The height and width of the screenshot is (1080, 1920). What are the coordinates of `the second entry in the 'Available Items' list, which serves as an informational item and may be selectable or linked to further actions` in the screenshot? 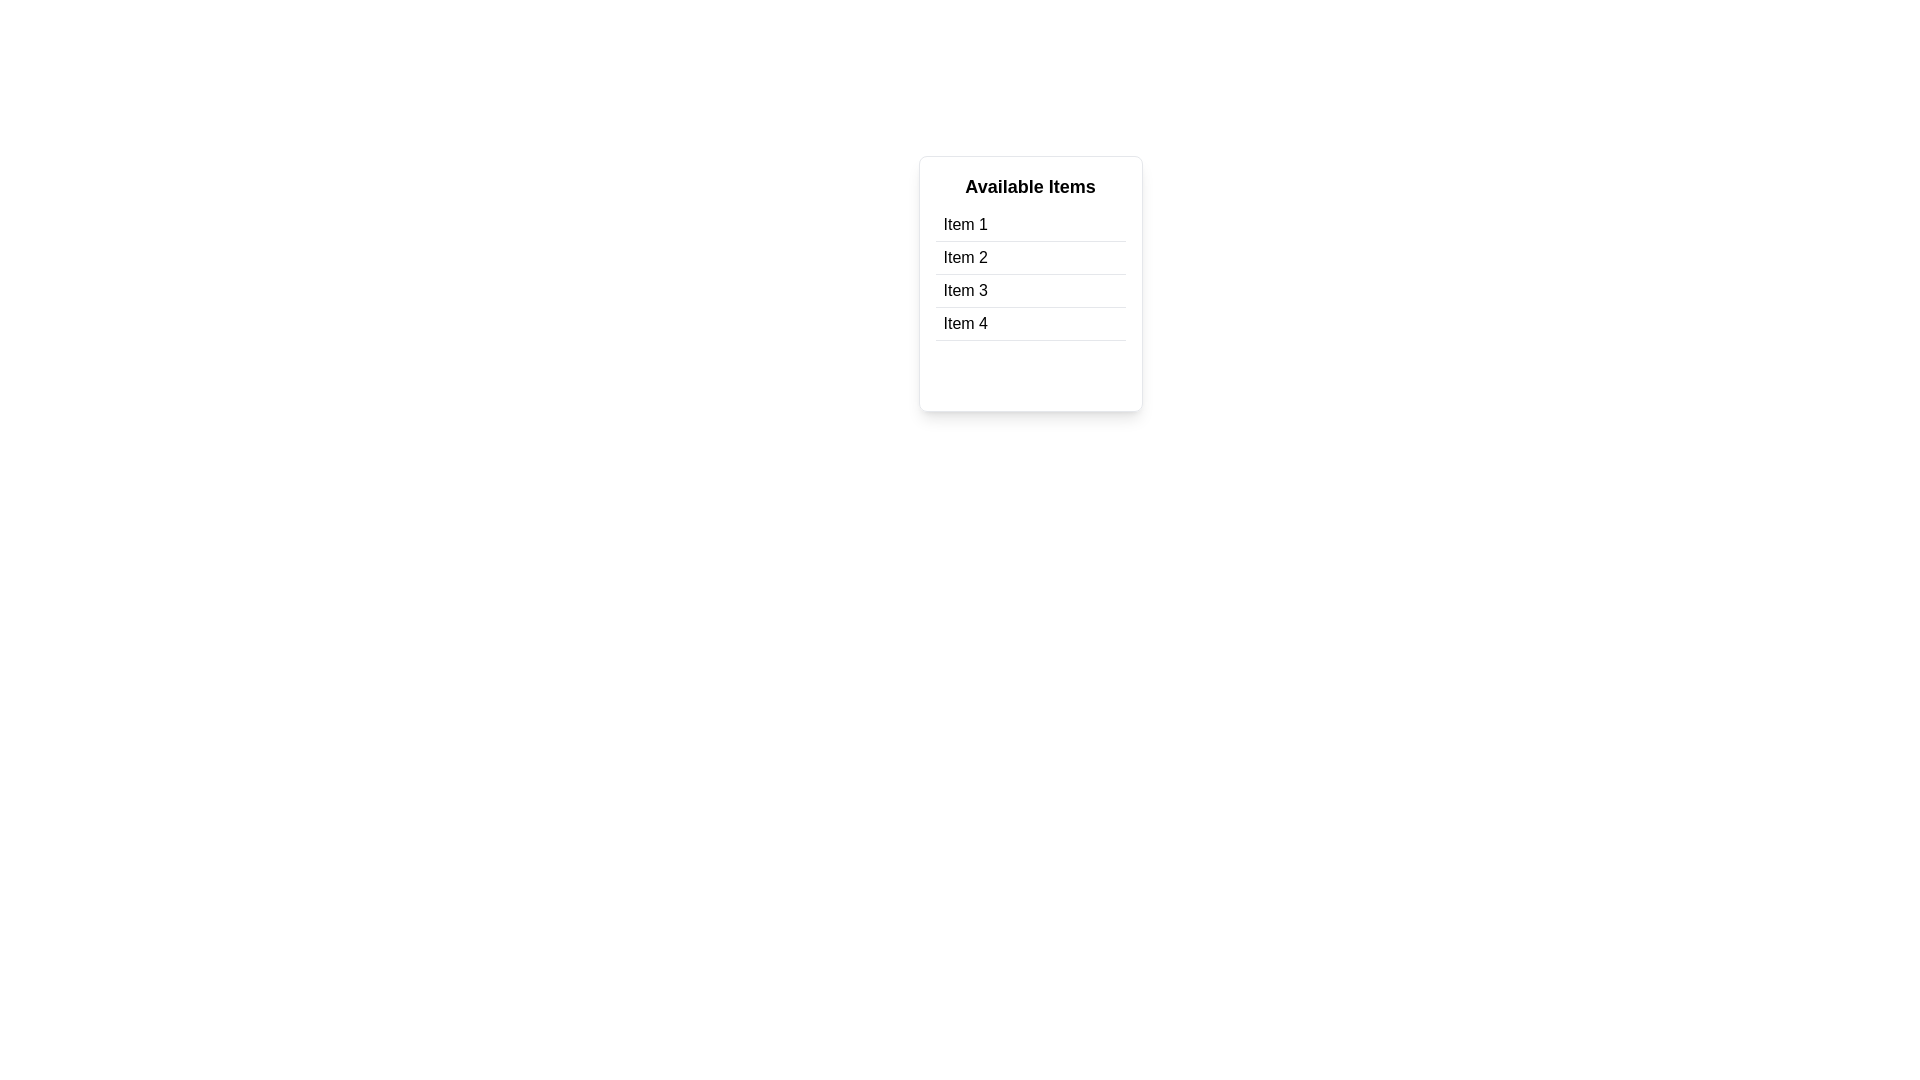 It's located at (965, 257).